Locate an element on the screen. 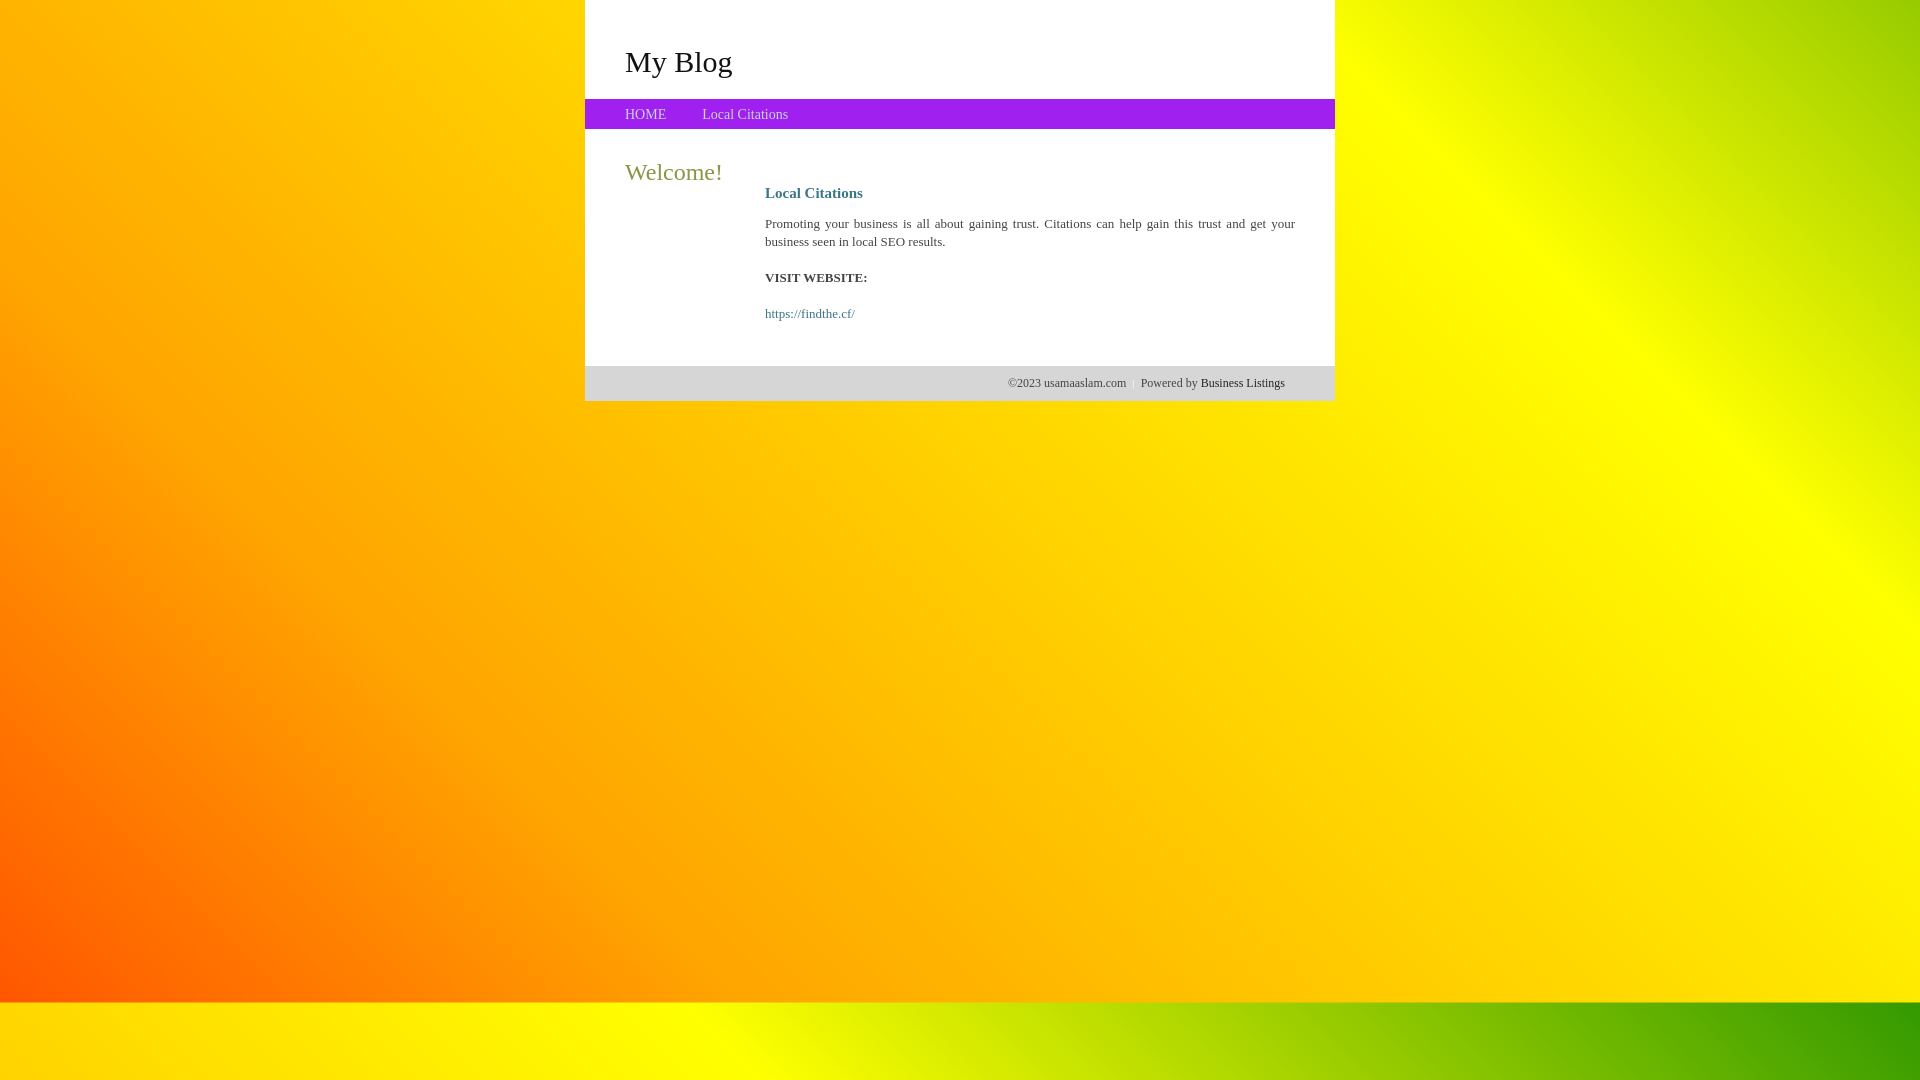 The width and height of the screenshot is (1920, 1080). 'My Blog' is located at coordinates (678, 60).